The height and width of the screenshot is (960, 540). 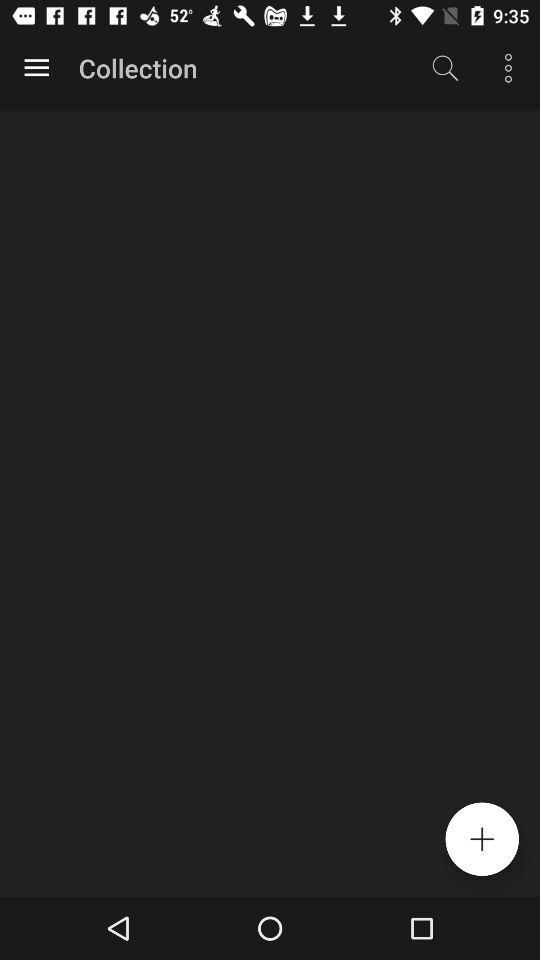 I want to click on navigation menu, so click(x=36, y=68).